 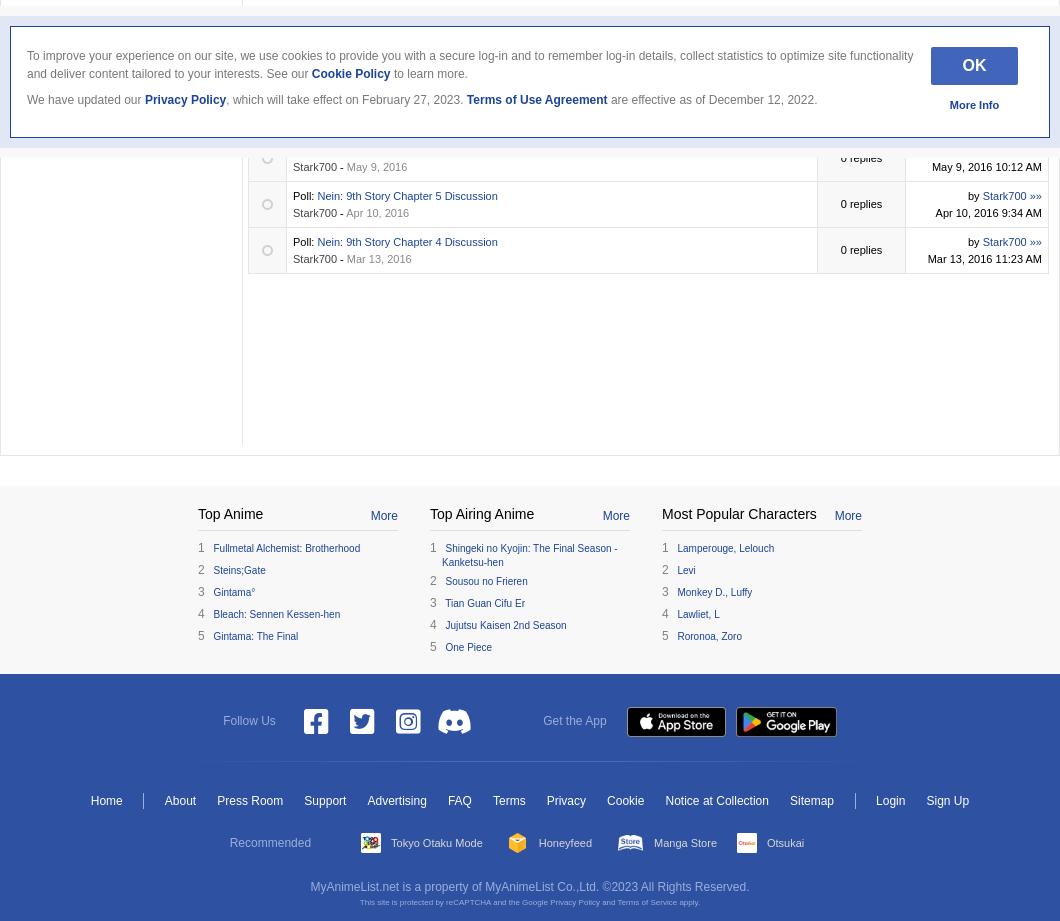 I want to click on 'apply.', so click(x=687, y=901).